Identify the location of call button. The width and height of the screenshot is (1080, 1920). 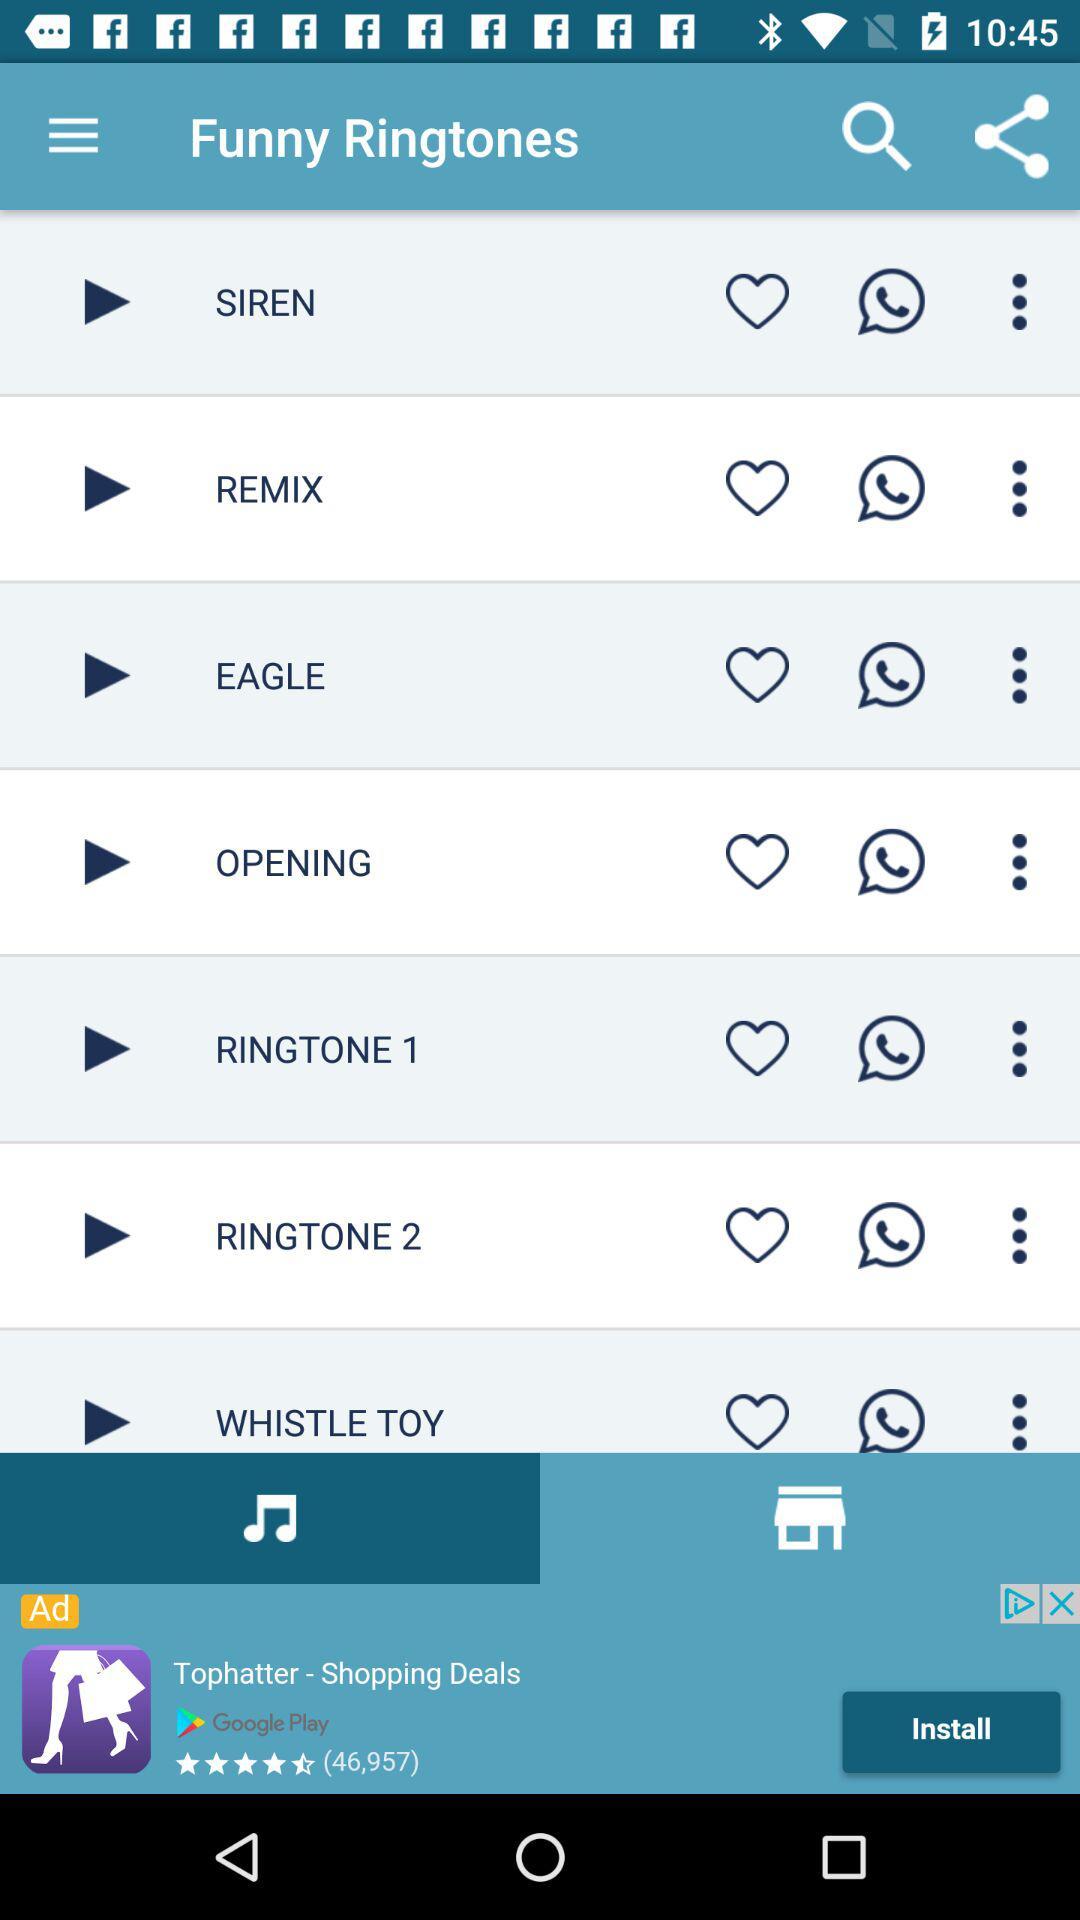
(890, 1234).